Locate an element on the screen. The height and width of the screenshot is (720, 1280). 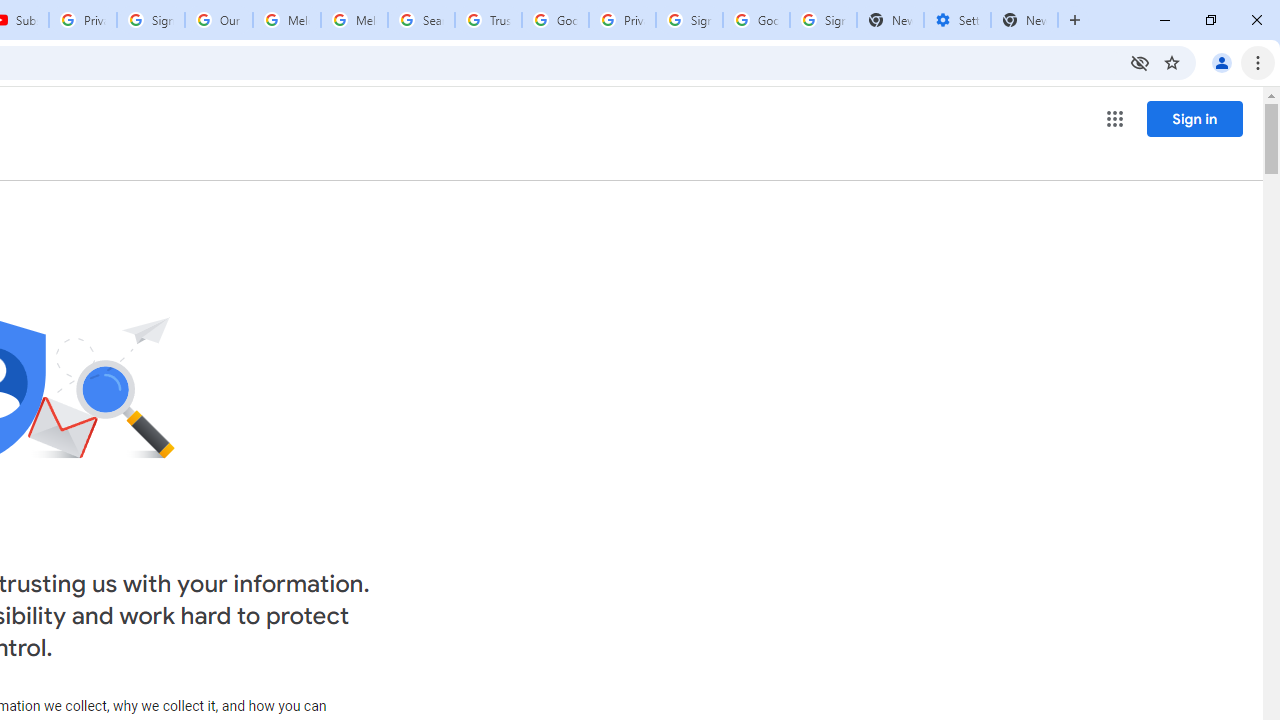
'Google Ads - Sign in' is located at coordinates (555, 20).